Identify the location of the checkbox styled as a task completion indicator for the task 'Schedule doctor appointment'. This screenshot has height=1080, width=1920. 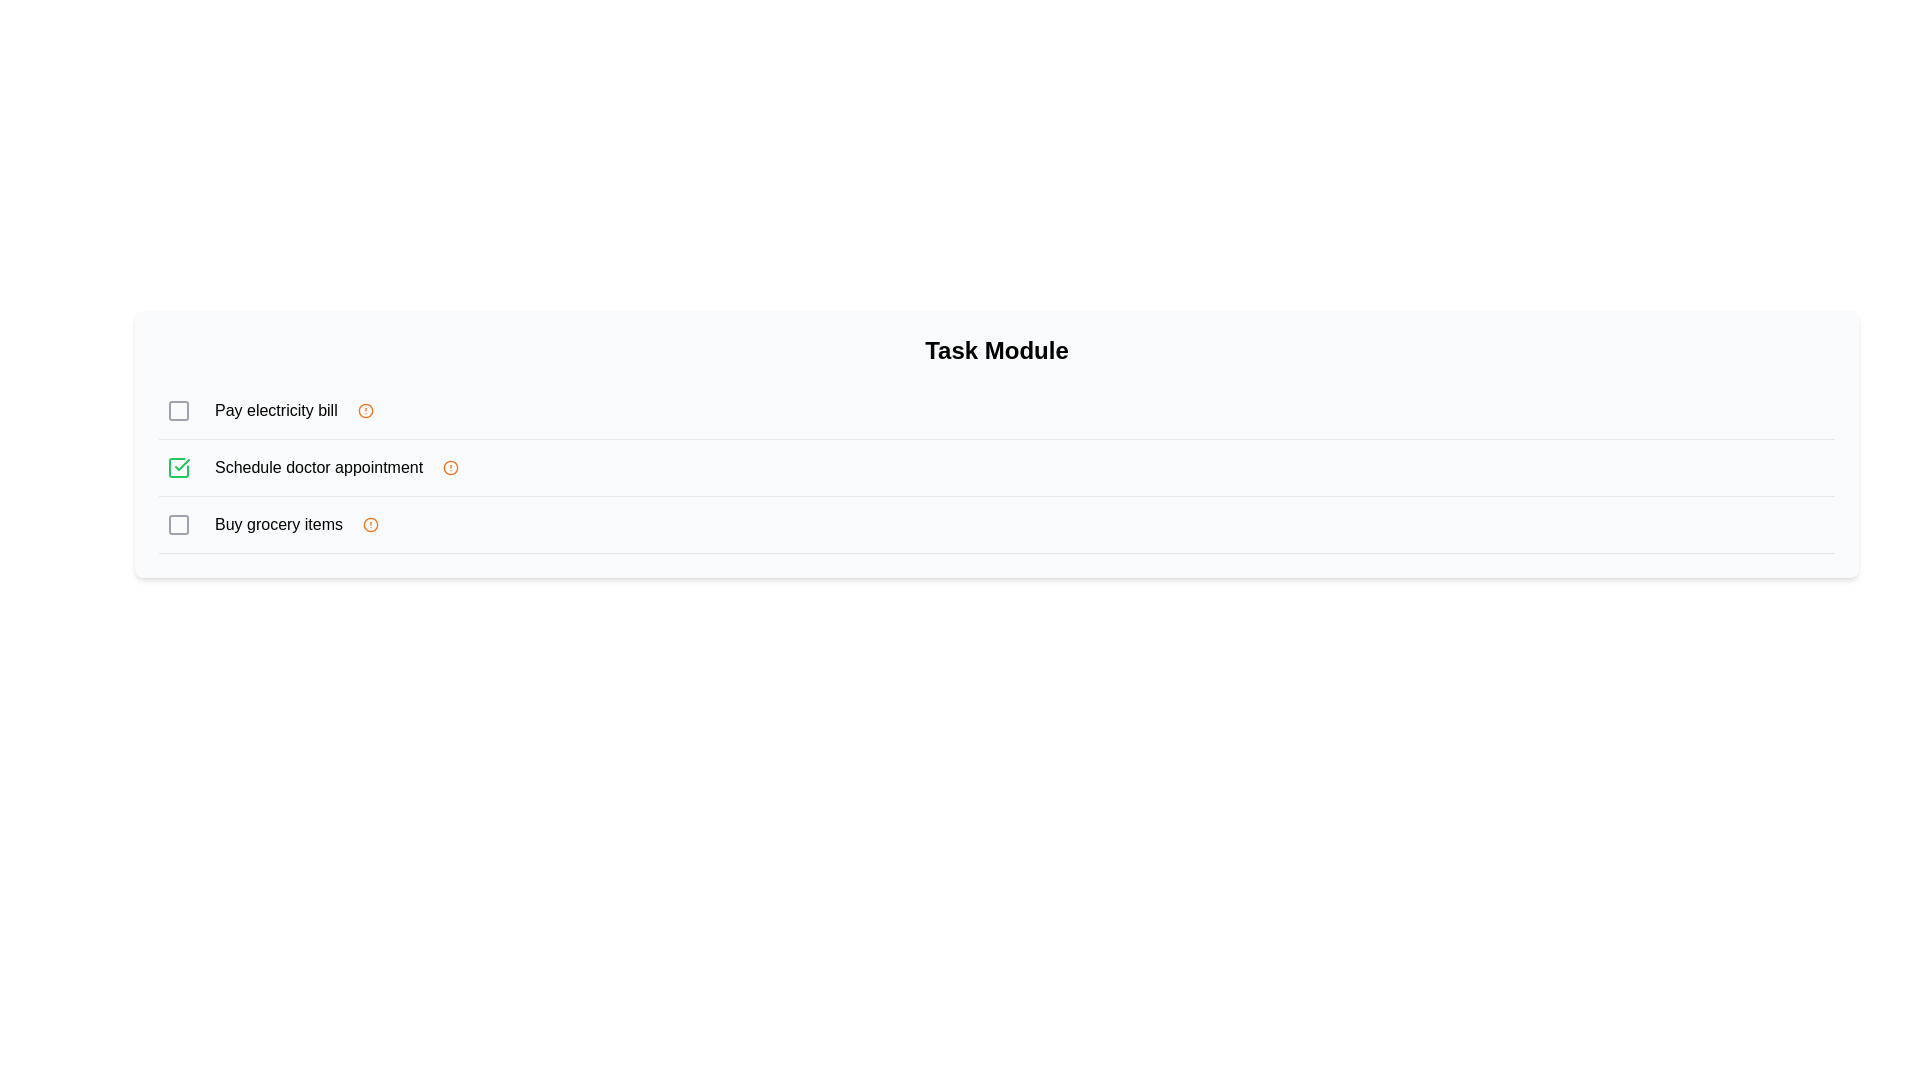
(178, 467).